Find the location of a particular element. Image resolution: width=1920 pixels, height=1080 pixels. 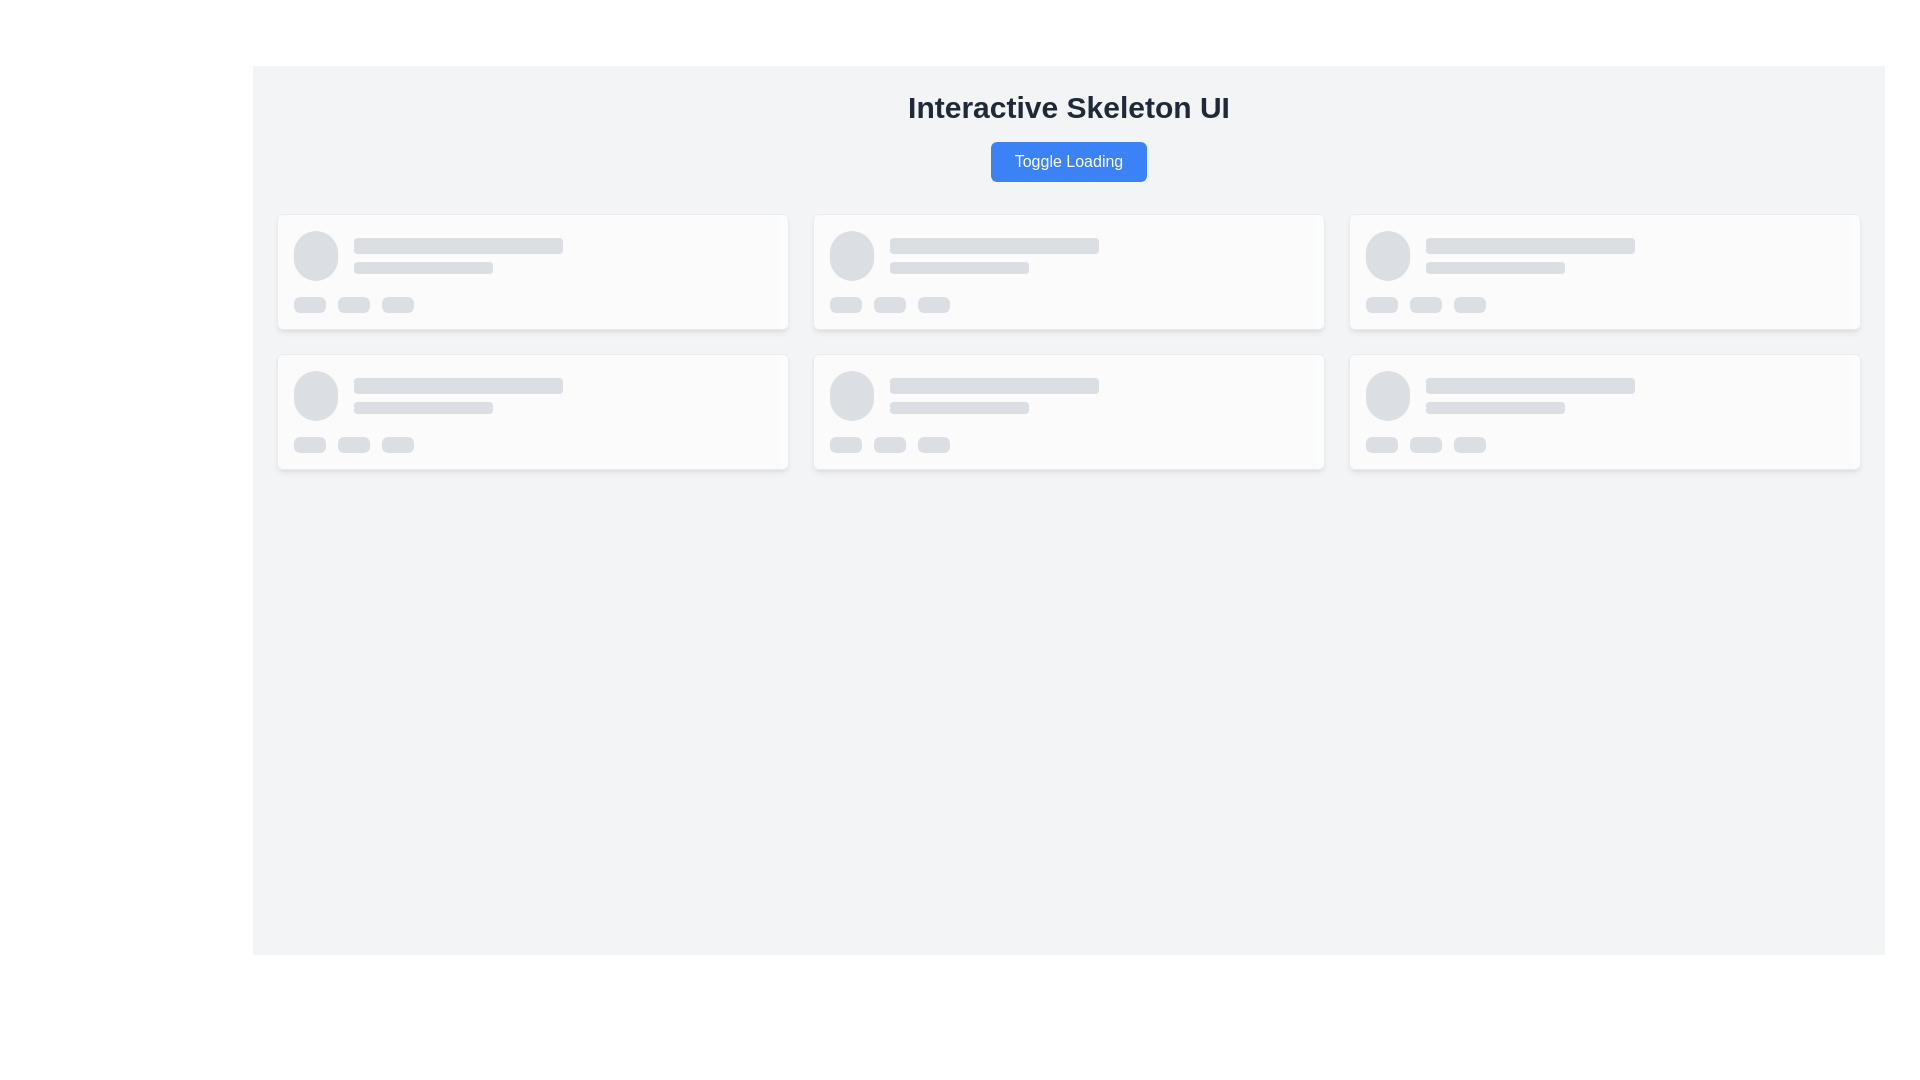

the Placeholder component located in the top-right card area, which consists of two placeholder lines indicating where titles and subtitles might appear is located at coordinates (1634, 254).